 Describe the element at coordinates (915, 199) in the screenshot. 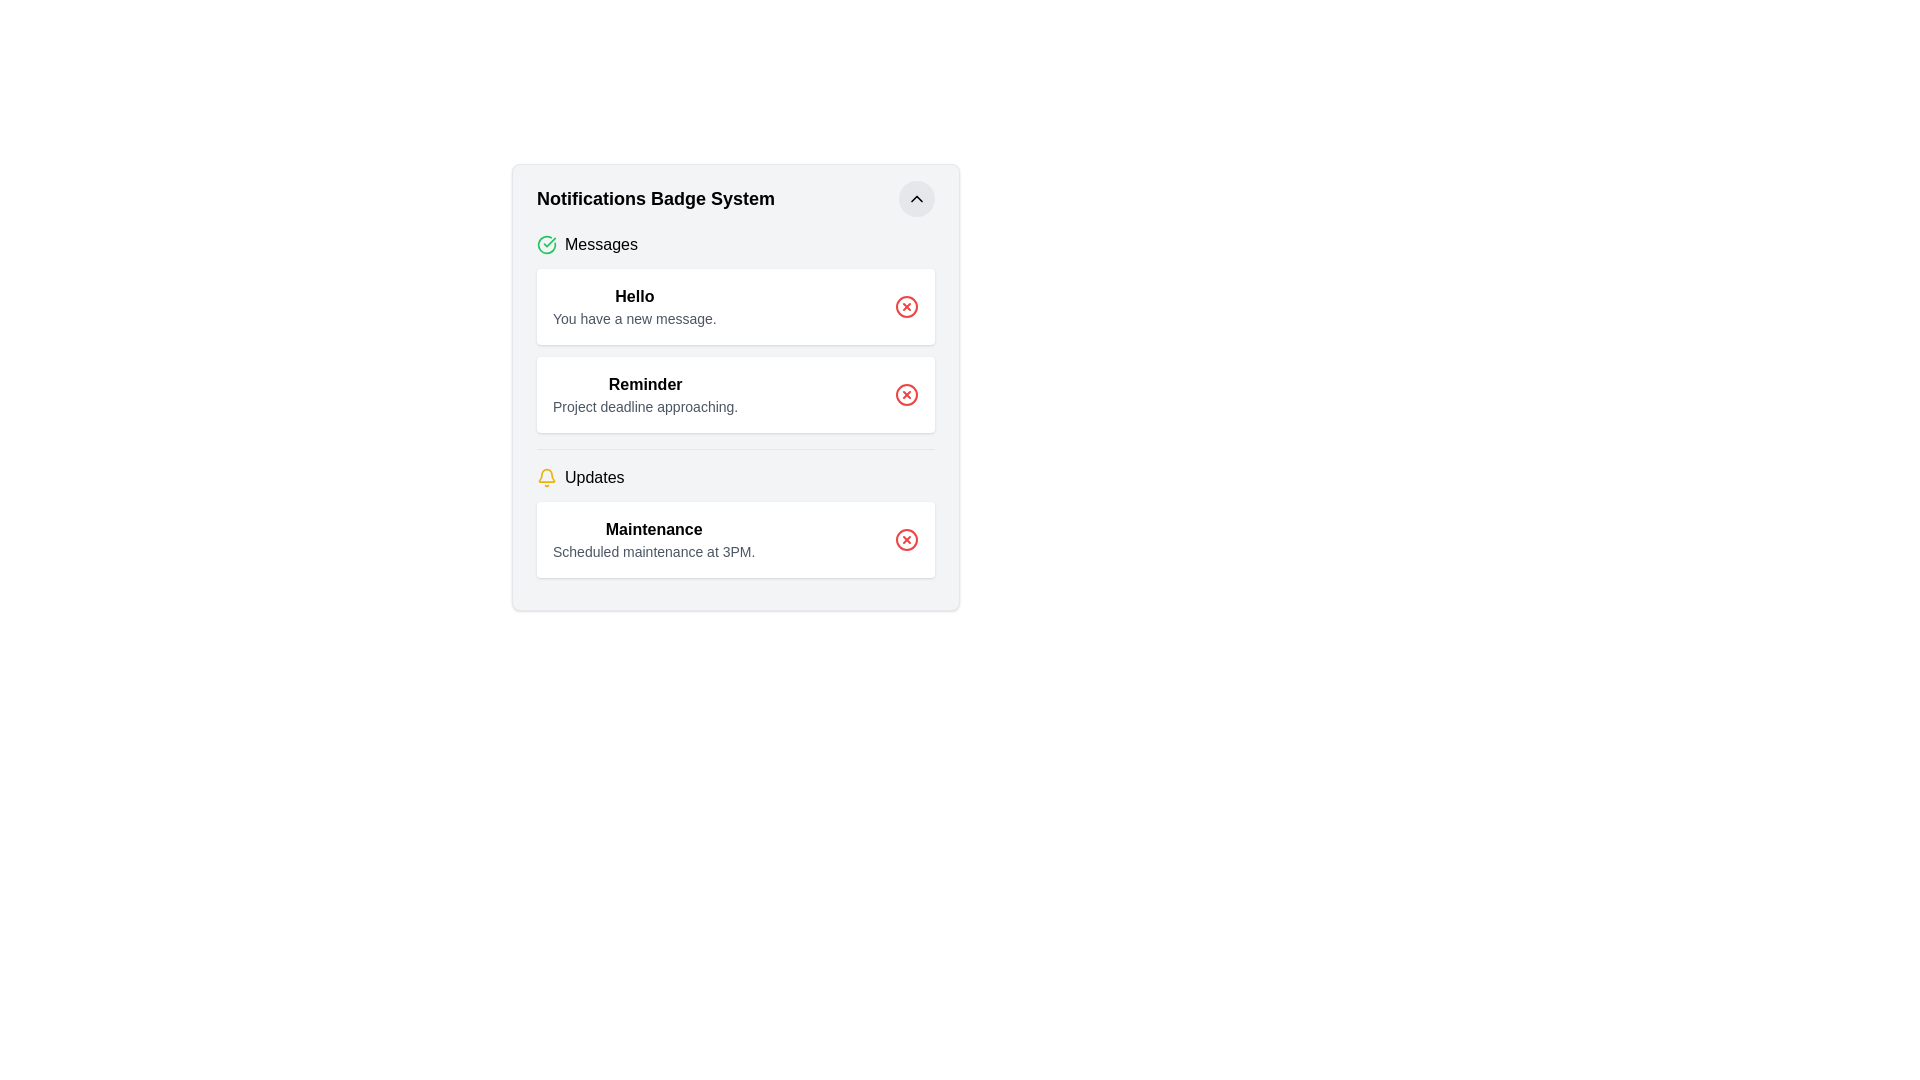

I see `the circular button with a light gray background and a black chevron icon pointing upwards, located at the rightmost part of the header section titled 'Notifications Badge System'` at that location.